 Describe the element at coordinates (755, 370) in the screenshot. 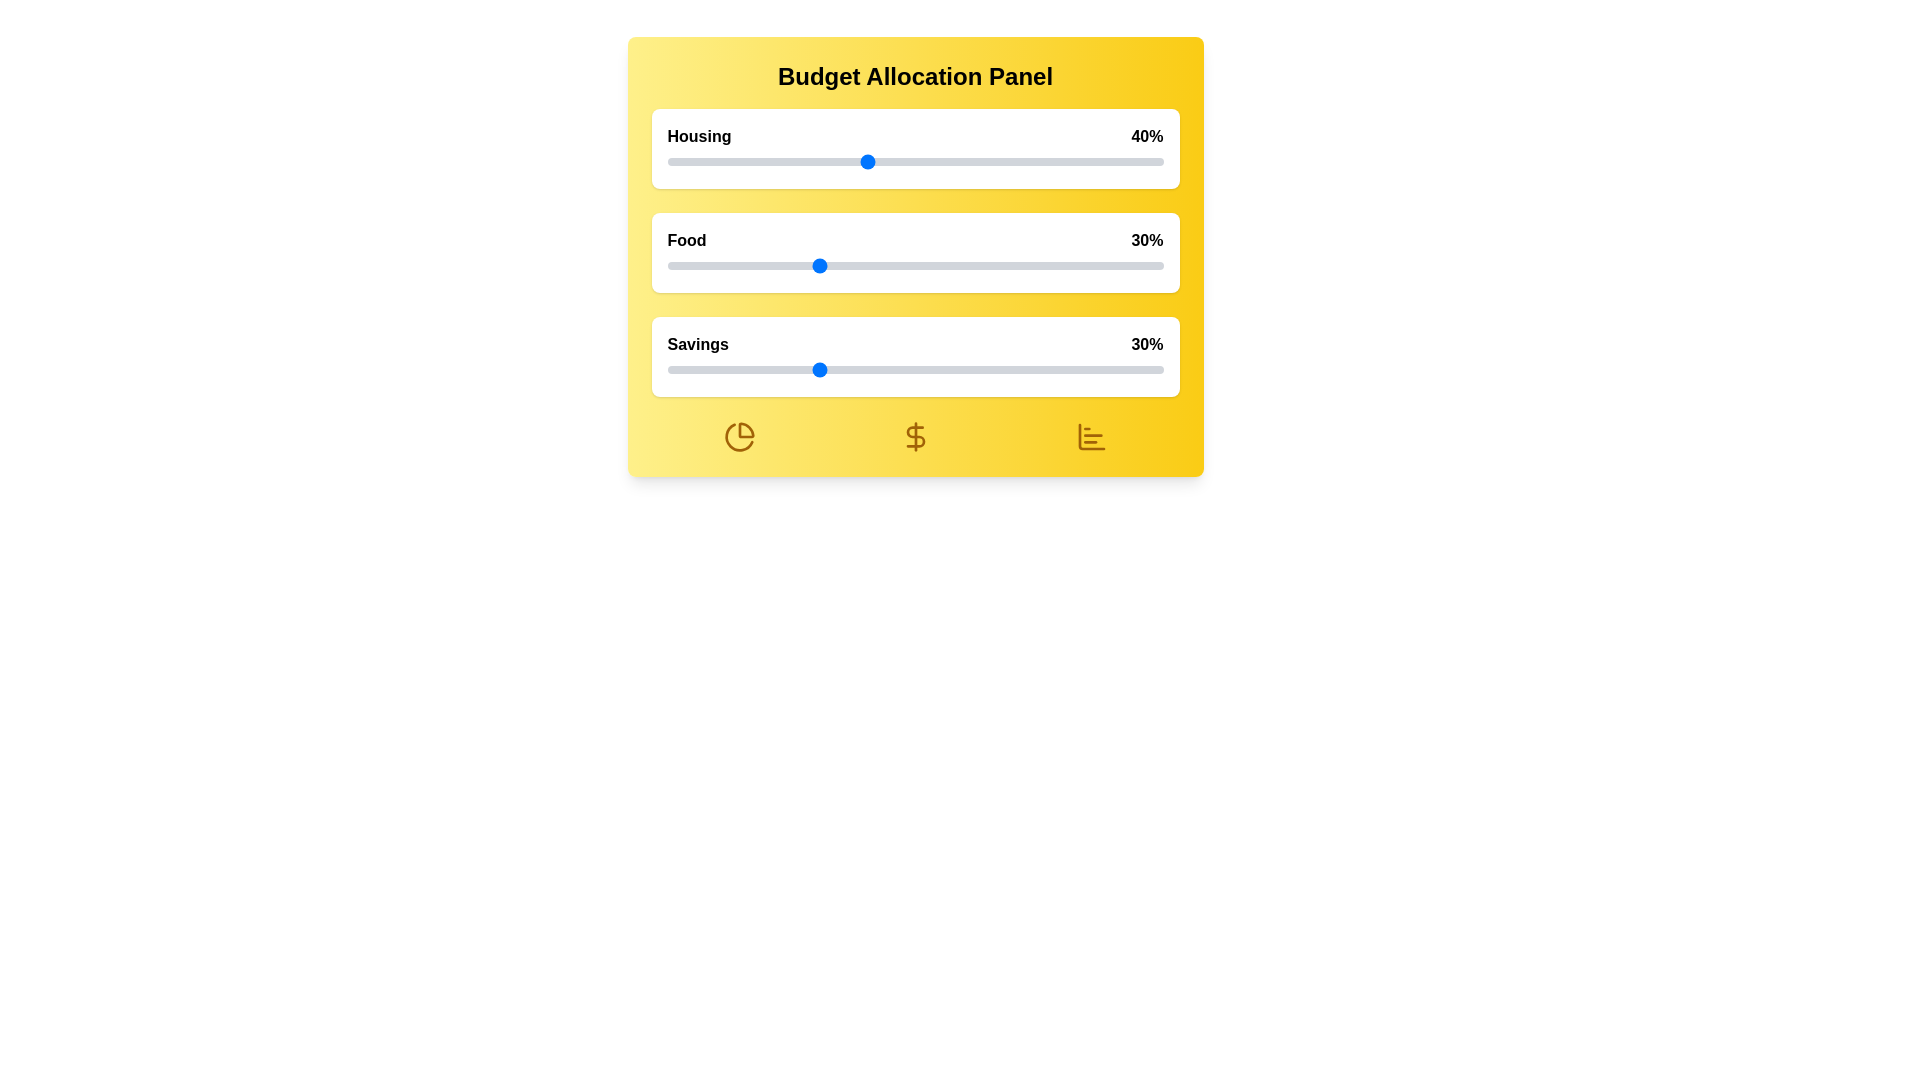

I see `the slider` at that location.